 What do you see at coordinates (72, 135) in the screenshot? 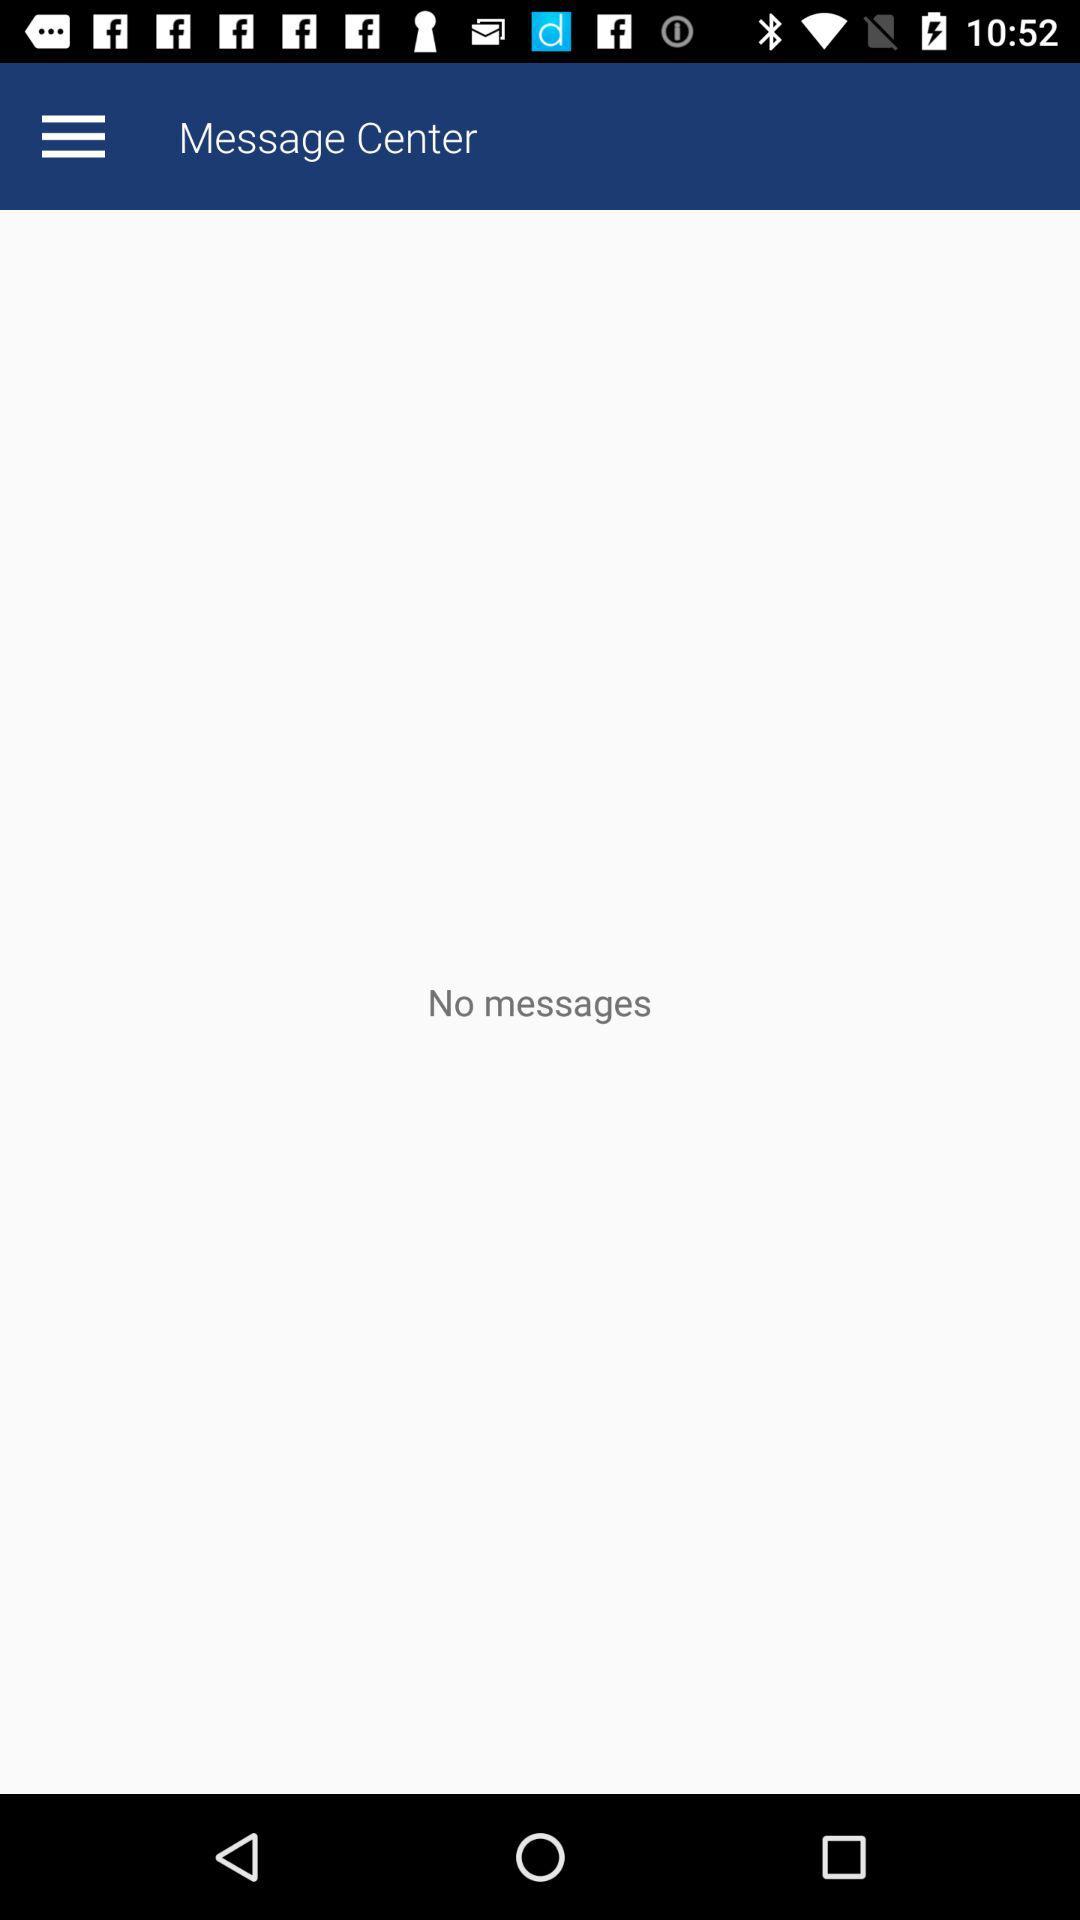
I see `settings` at bounding box center [72, 135].